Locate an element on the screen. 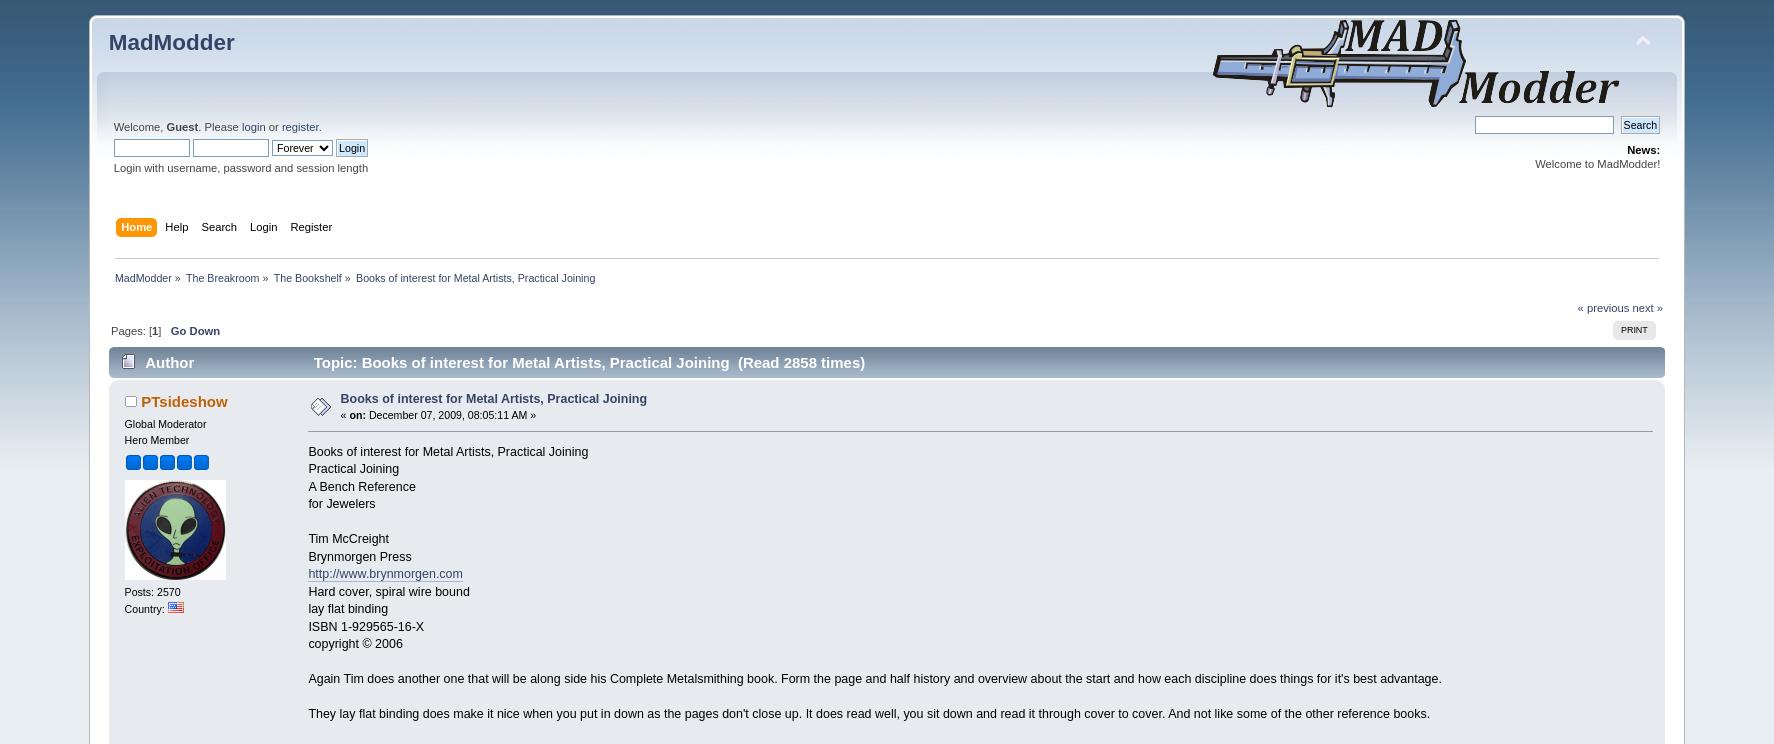 The image size is (1774, 744). 'Global Moderator' is located at coordinates (164, 421).